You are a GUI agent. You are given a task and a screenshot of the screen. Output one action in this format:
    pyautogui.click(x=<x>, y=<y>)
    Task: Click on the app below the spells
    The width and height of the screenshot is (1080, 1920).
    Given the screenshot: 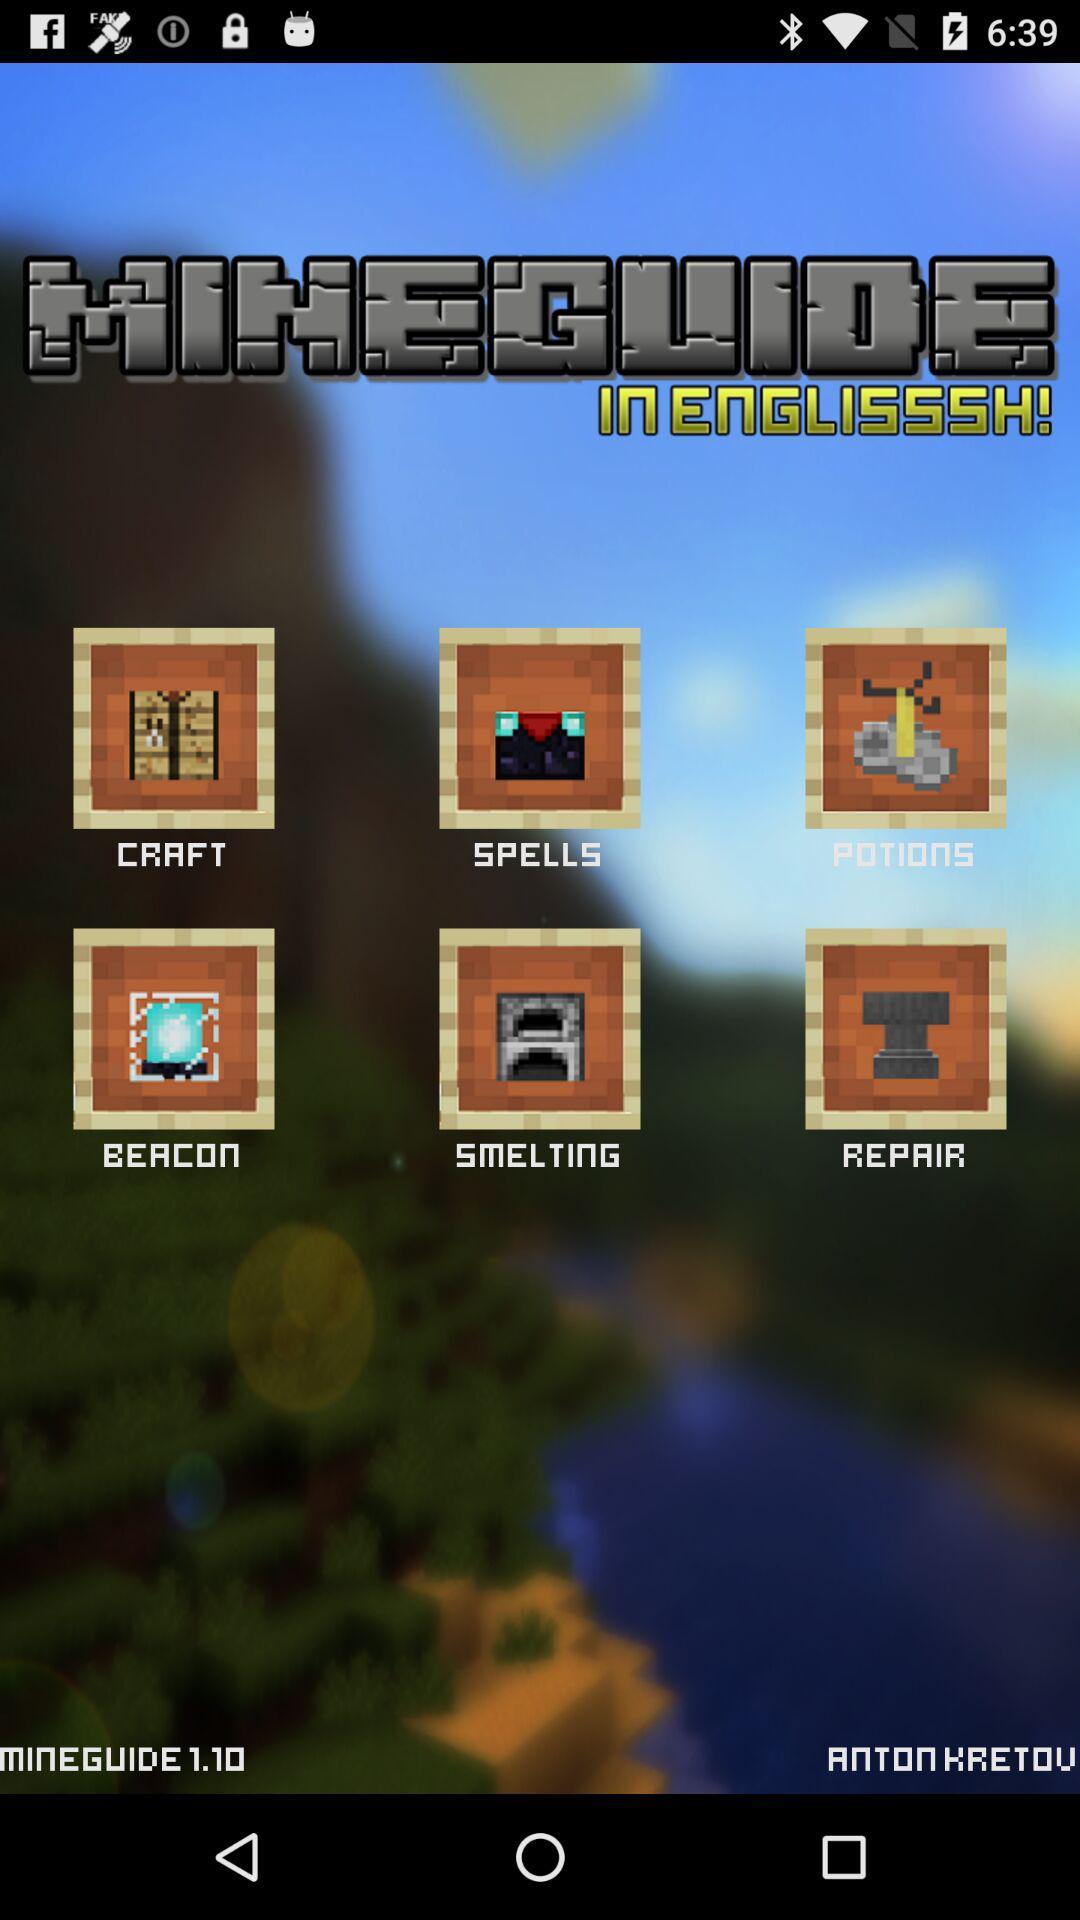 What is the action you would take?
    pyautogui.click(x=540, y=1028)
    